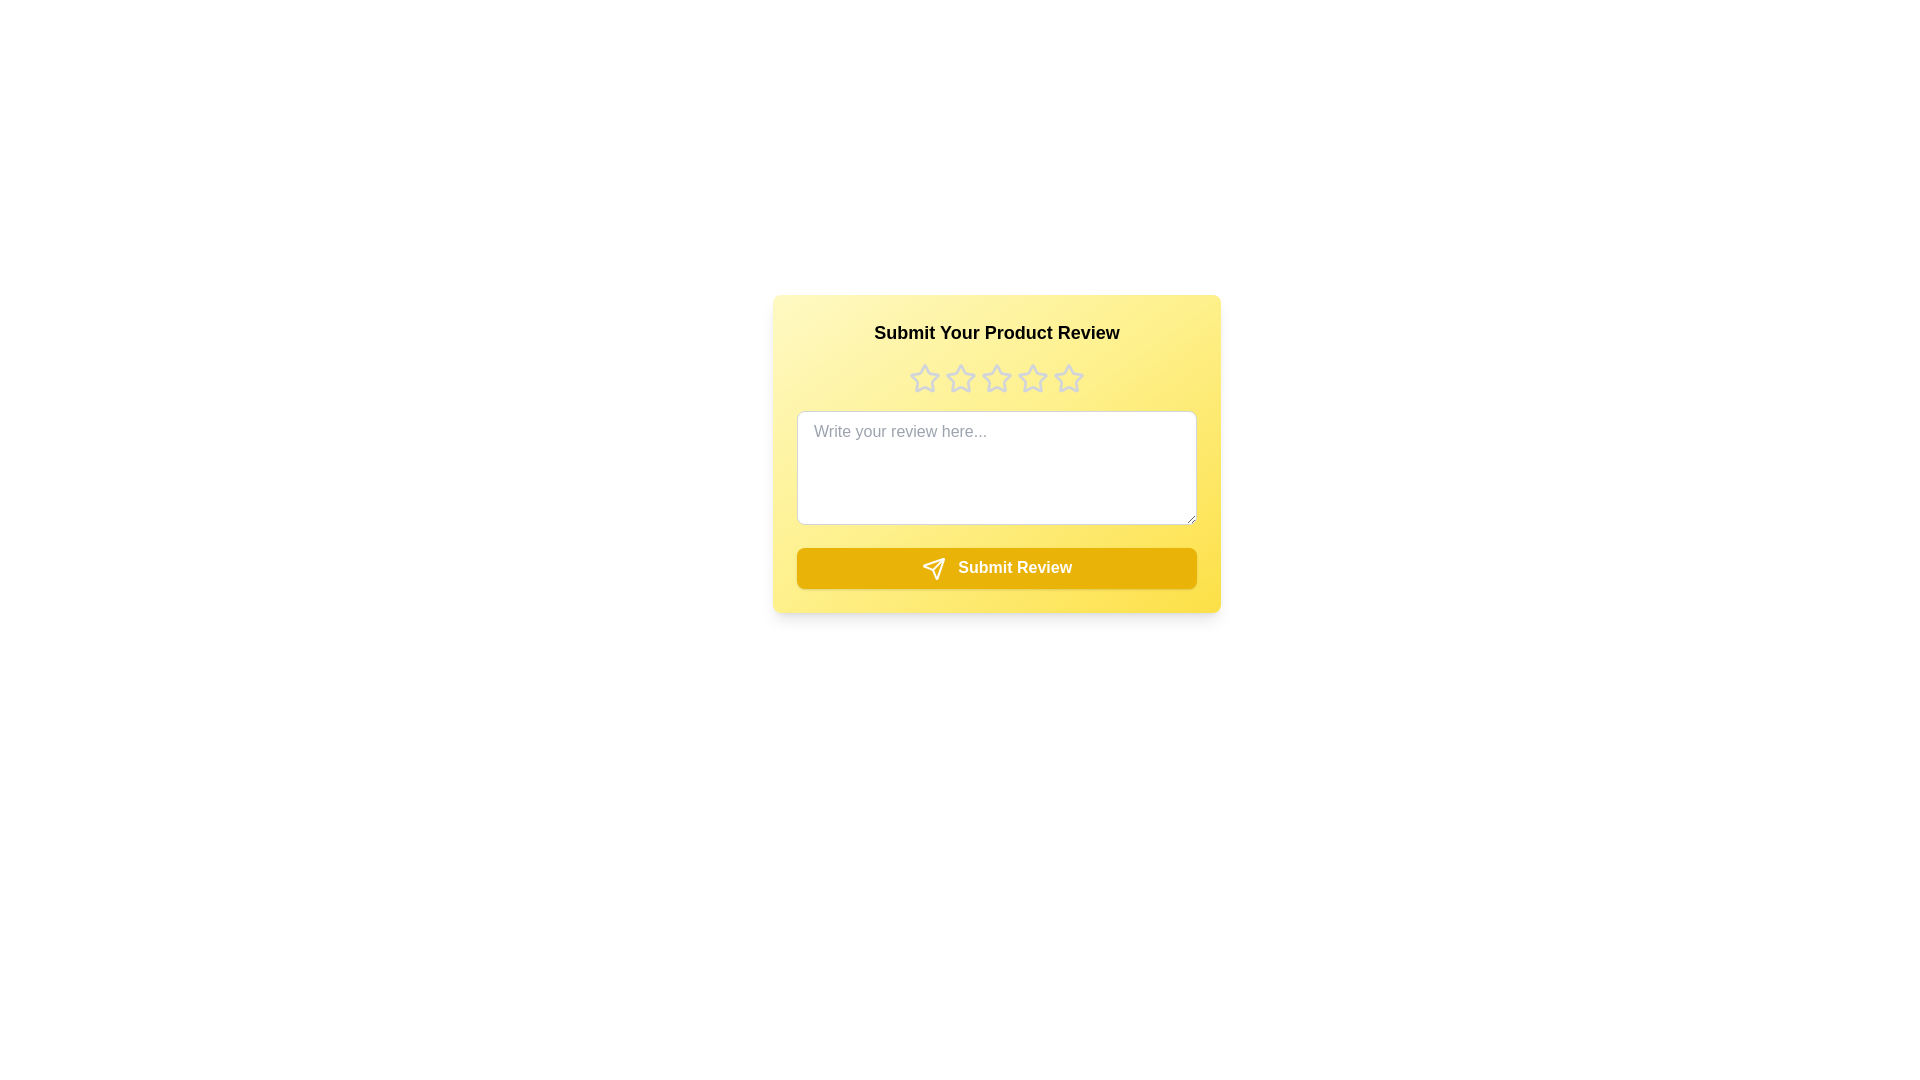 The width and height of the screenshot is (1920, 1080). I want to click on the fifth star icon in the five-star rating system, so click(1068, 378).